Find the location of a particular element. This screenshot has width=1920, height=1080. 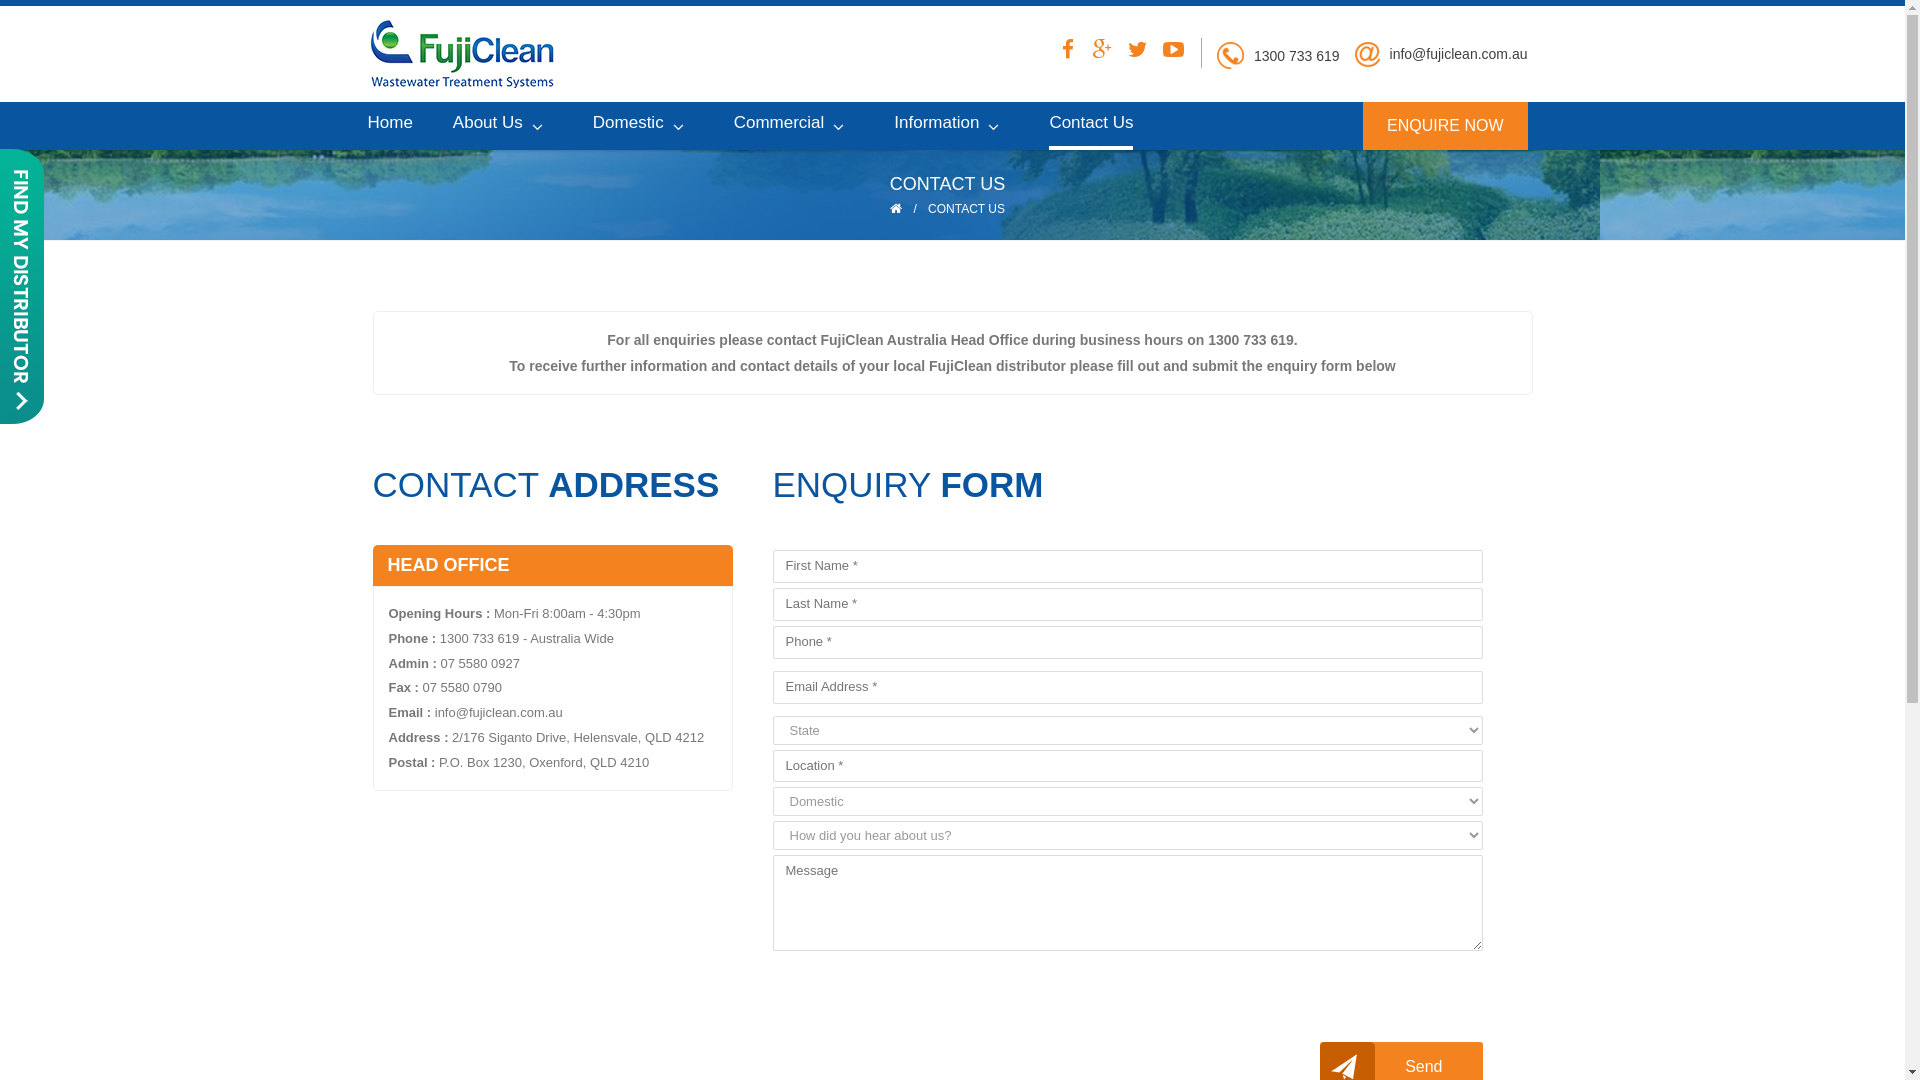

'Home' is located at coordinates (390, 123).